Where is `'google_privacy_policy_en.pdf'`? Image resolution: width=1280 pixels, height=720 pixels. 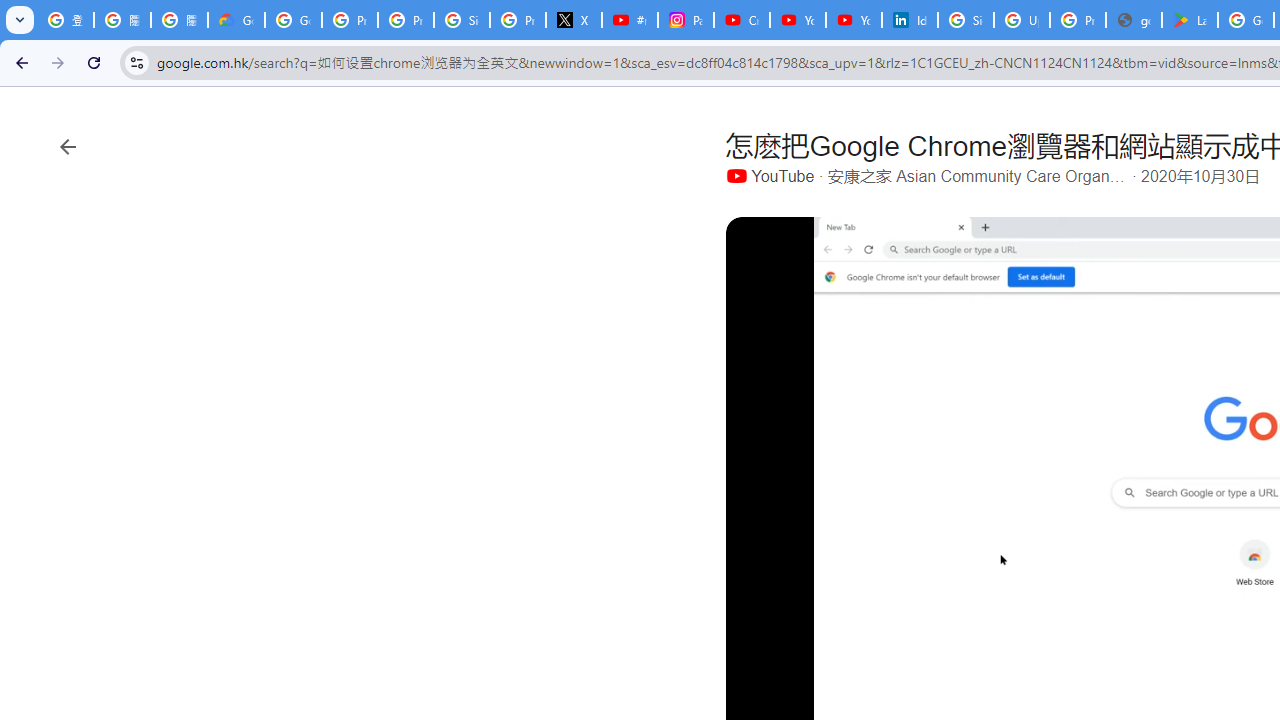
'google_privacy_policy_en.pdf' is located at coordinates (1134, 20).